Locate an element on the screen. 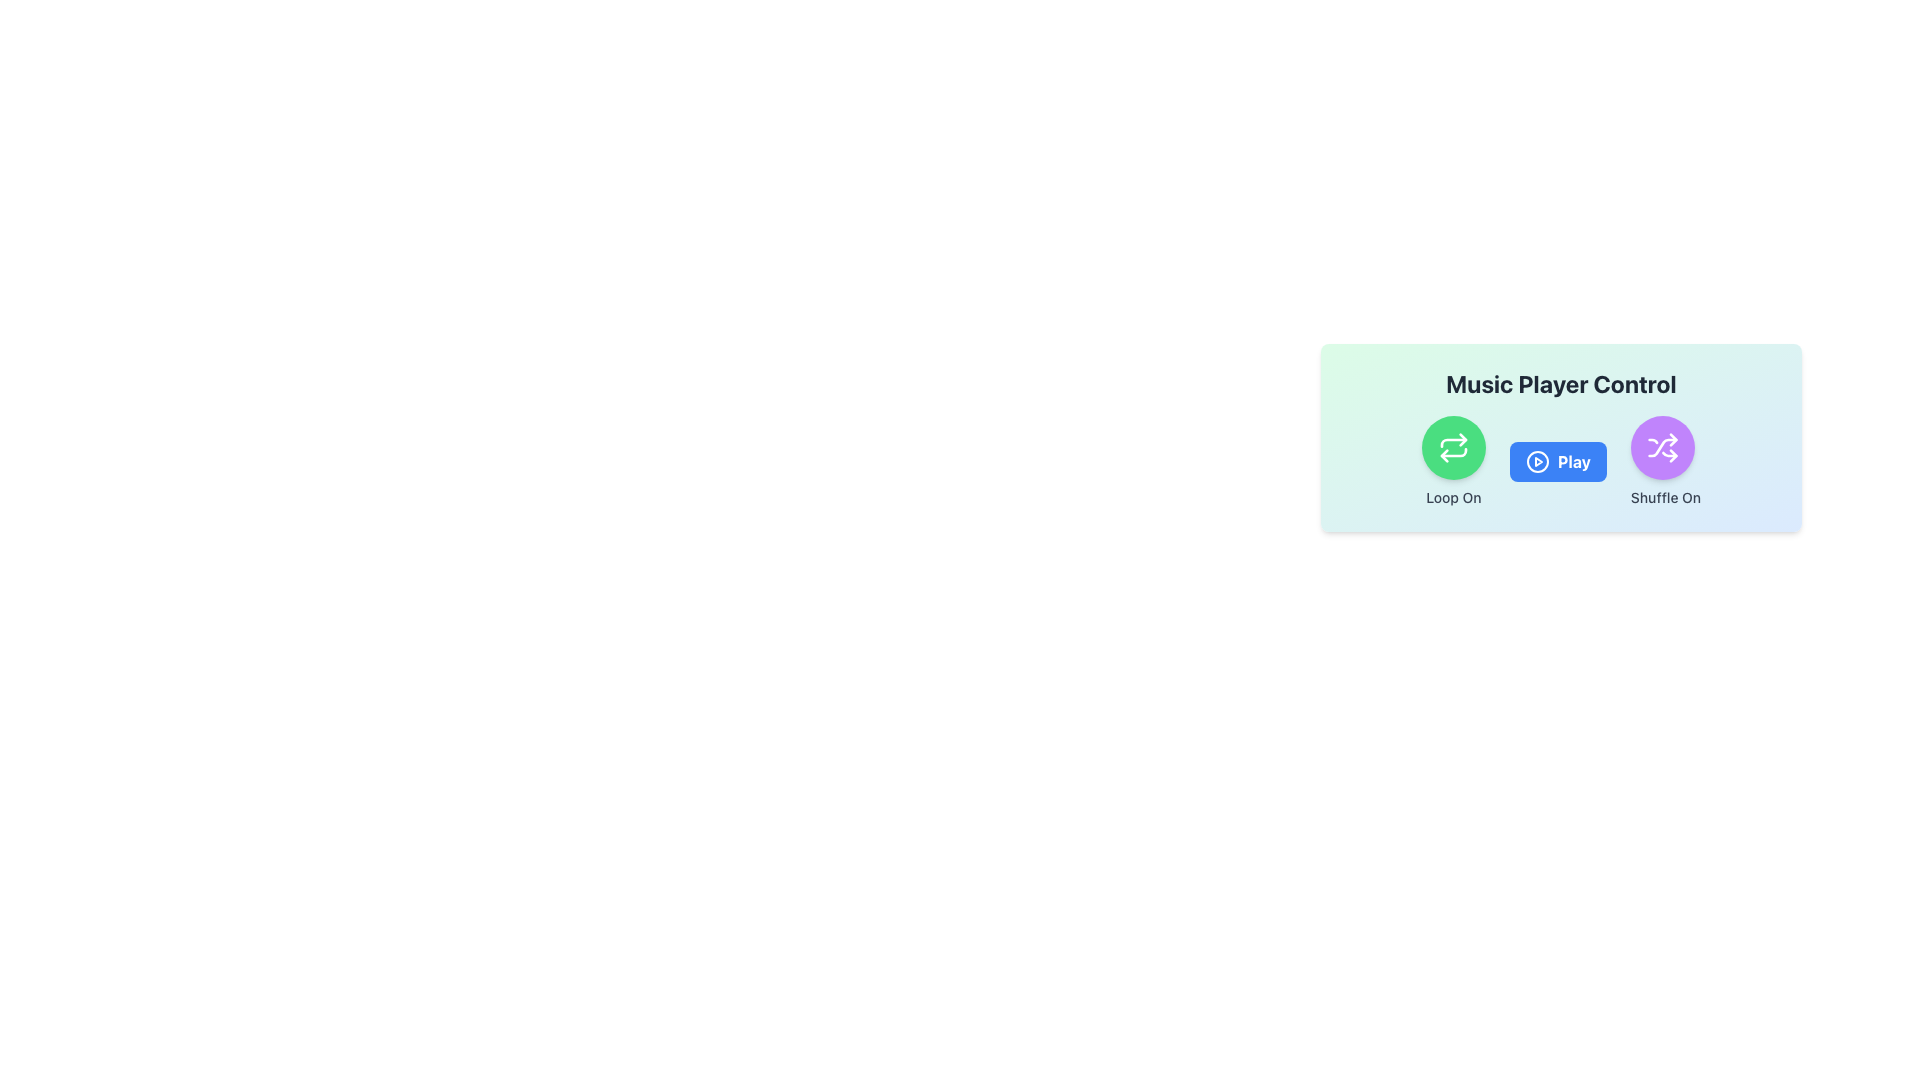 The width and height of the screenshot is (1920, 1080). the third circular button from the left in the music player control interface is located at coordinates (1662, 446).